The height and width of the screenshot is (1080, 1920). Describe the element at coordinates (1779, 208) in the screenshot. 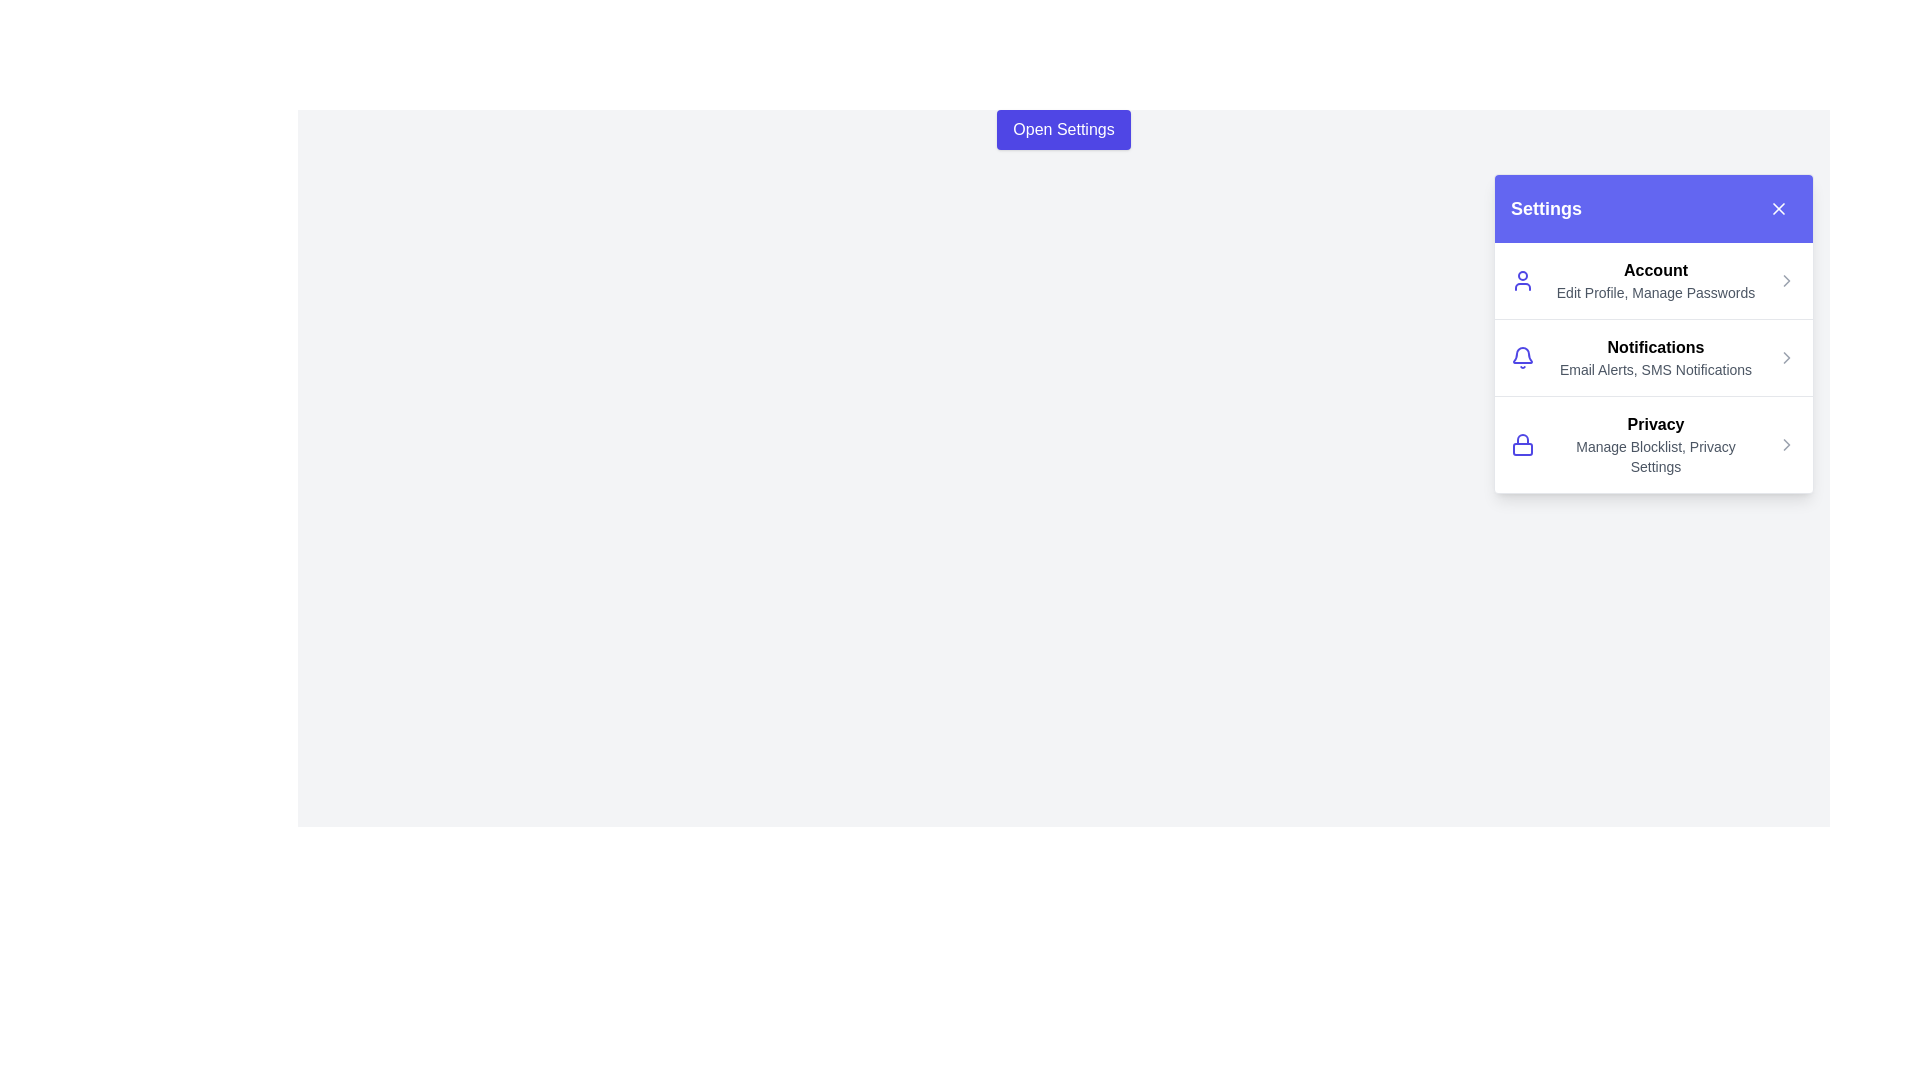

I see `the black diagonal line forming part of the 'X' close icon located at the top-right corner of the 'Settings' panel` at that location.